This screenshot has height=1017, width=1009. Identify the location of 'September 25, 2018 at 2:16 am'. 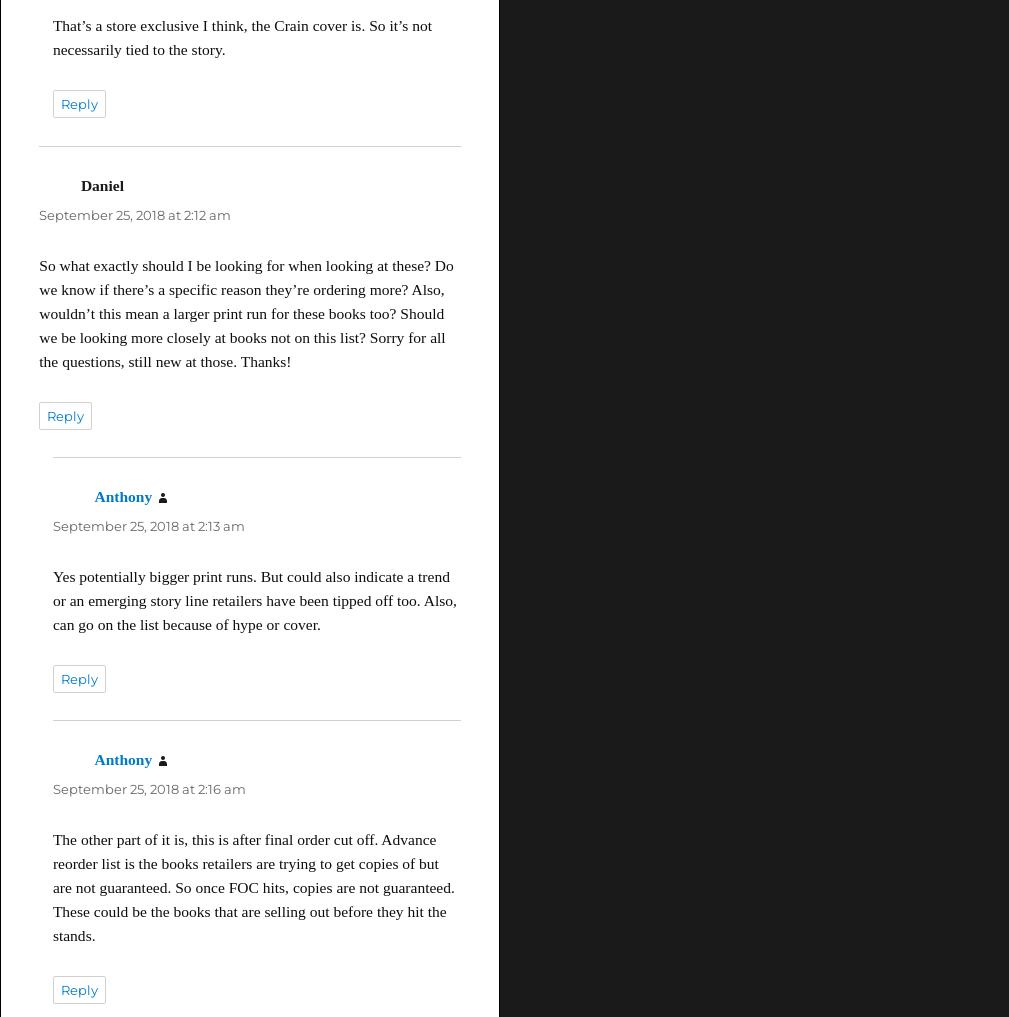
(147, 788).